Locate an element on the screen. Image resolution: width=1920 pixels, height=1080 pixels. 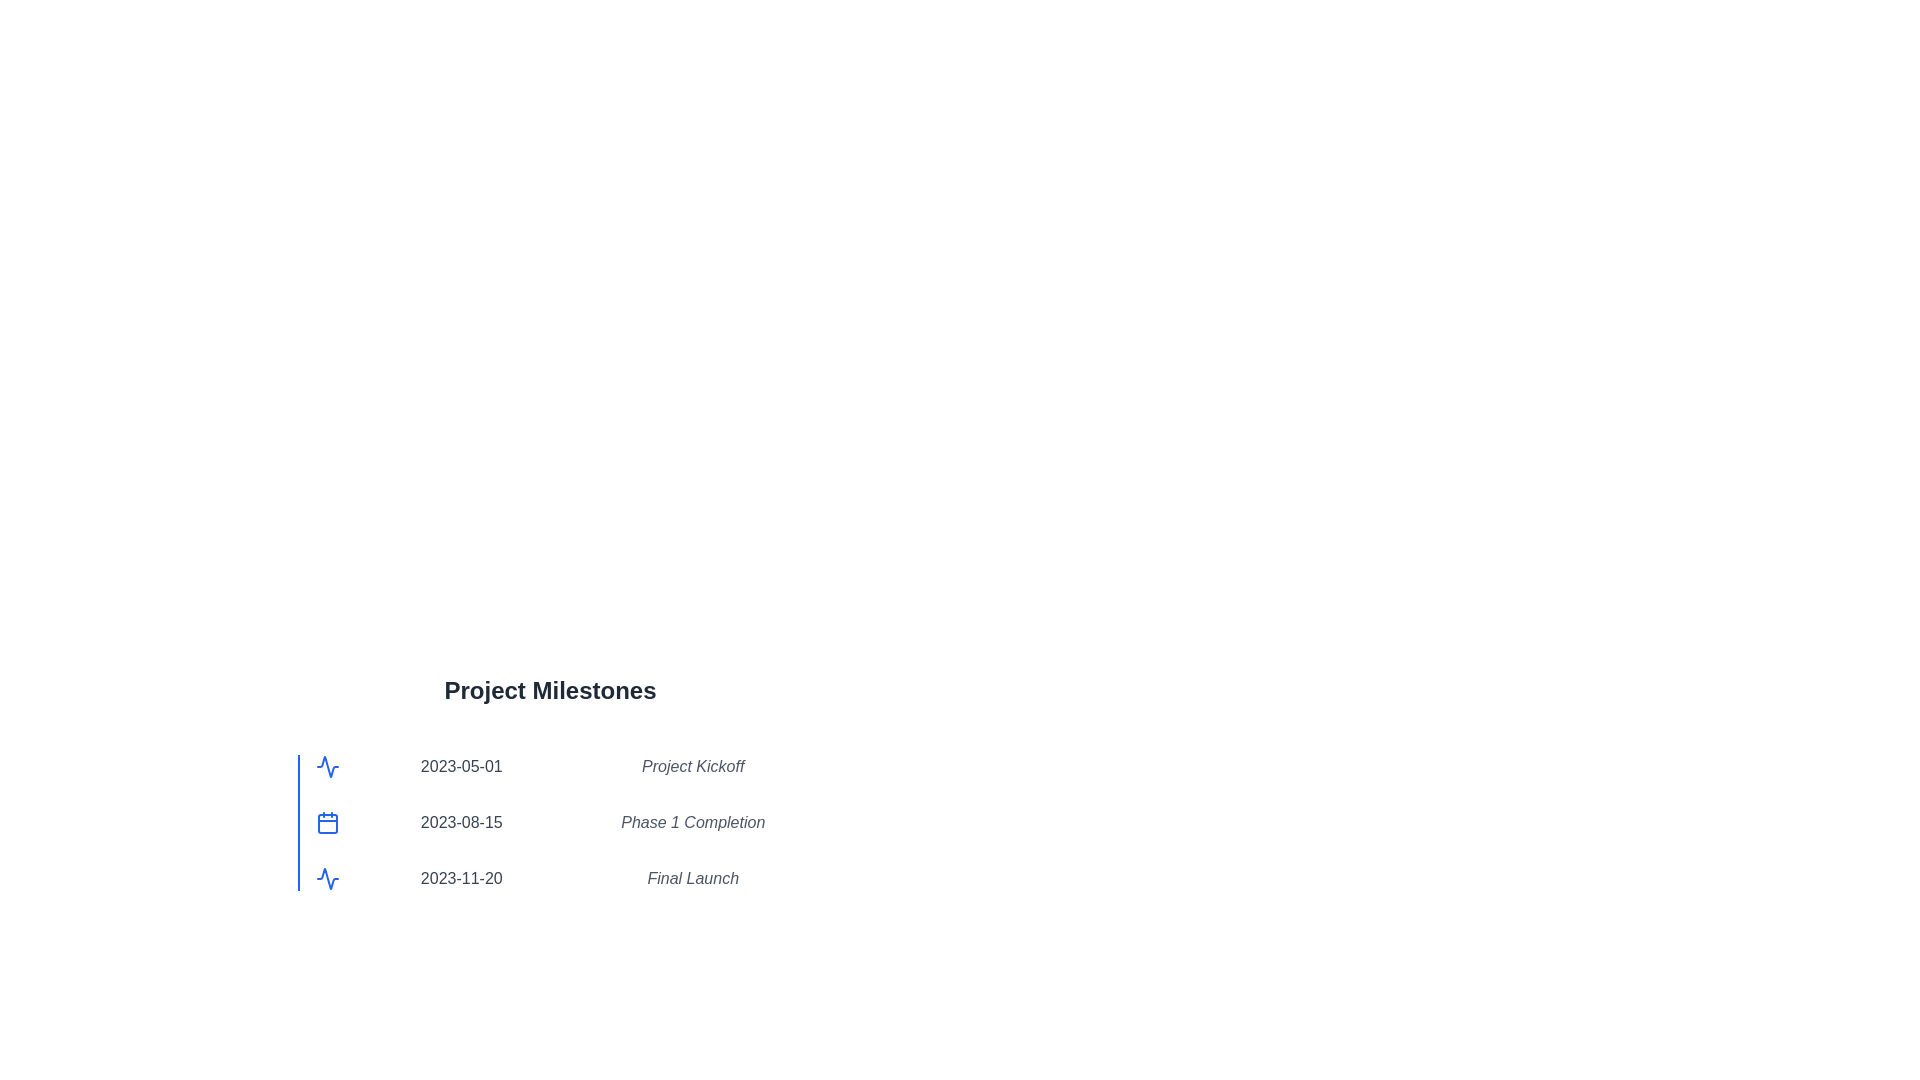
the SVG graphic icon representing the activity for the 'Final Launch' milestone, located in the leftmost column adjacent to the bold date text is located at coordinates (327, 878).